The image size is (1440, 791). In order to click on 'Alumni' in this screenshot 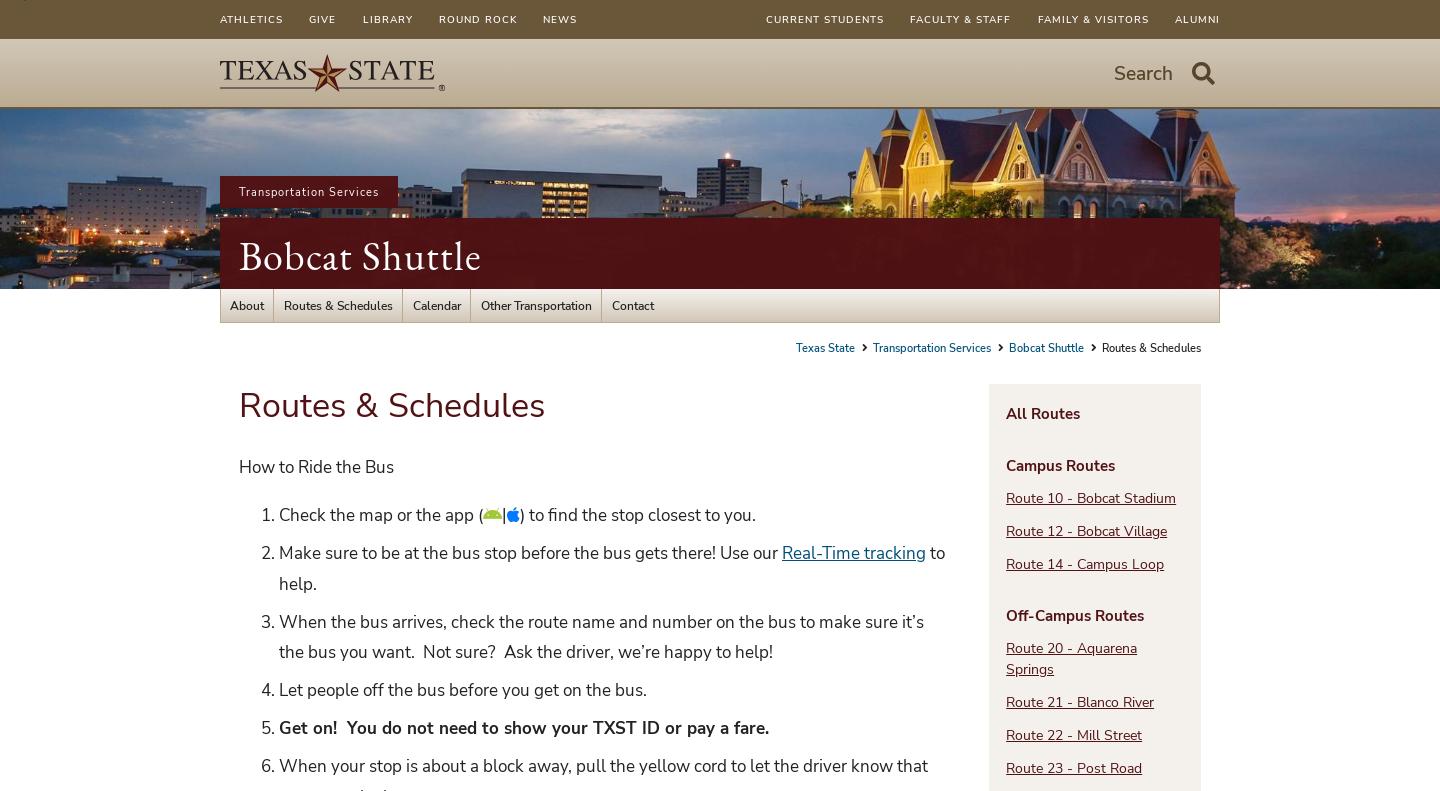, I will do `click(1197, 18)`.